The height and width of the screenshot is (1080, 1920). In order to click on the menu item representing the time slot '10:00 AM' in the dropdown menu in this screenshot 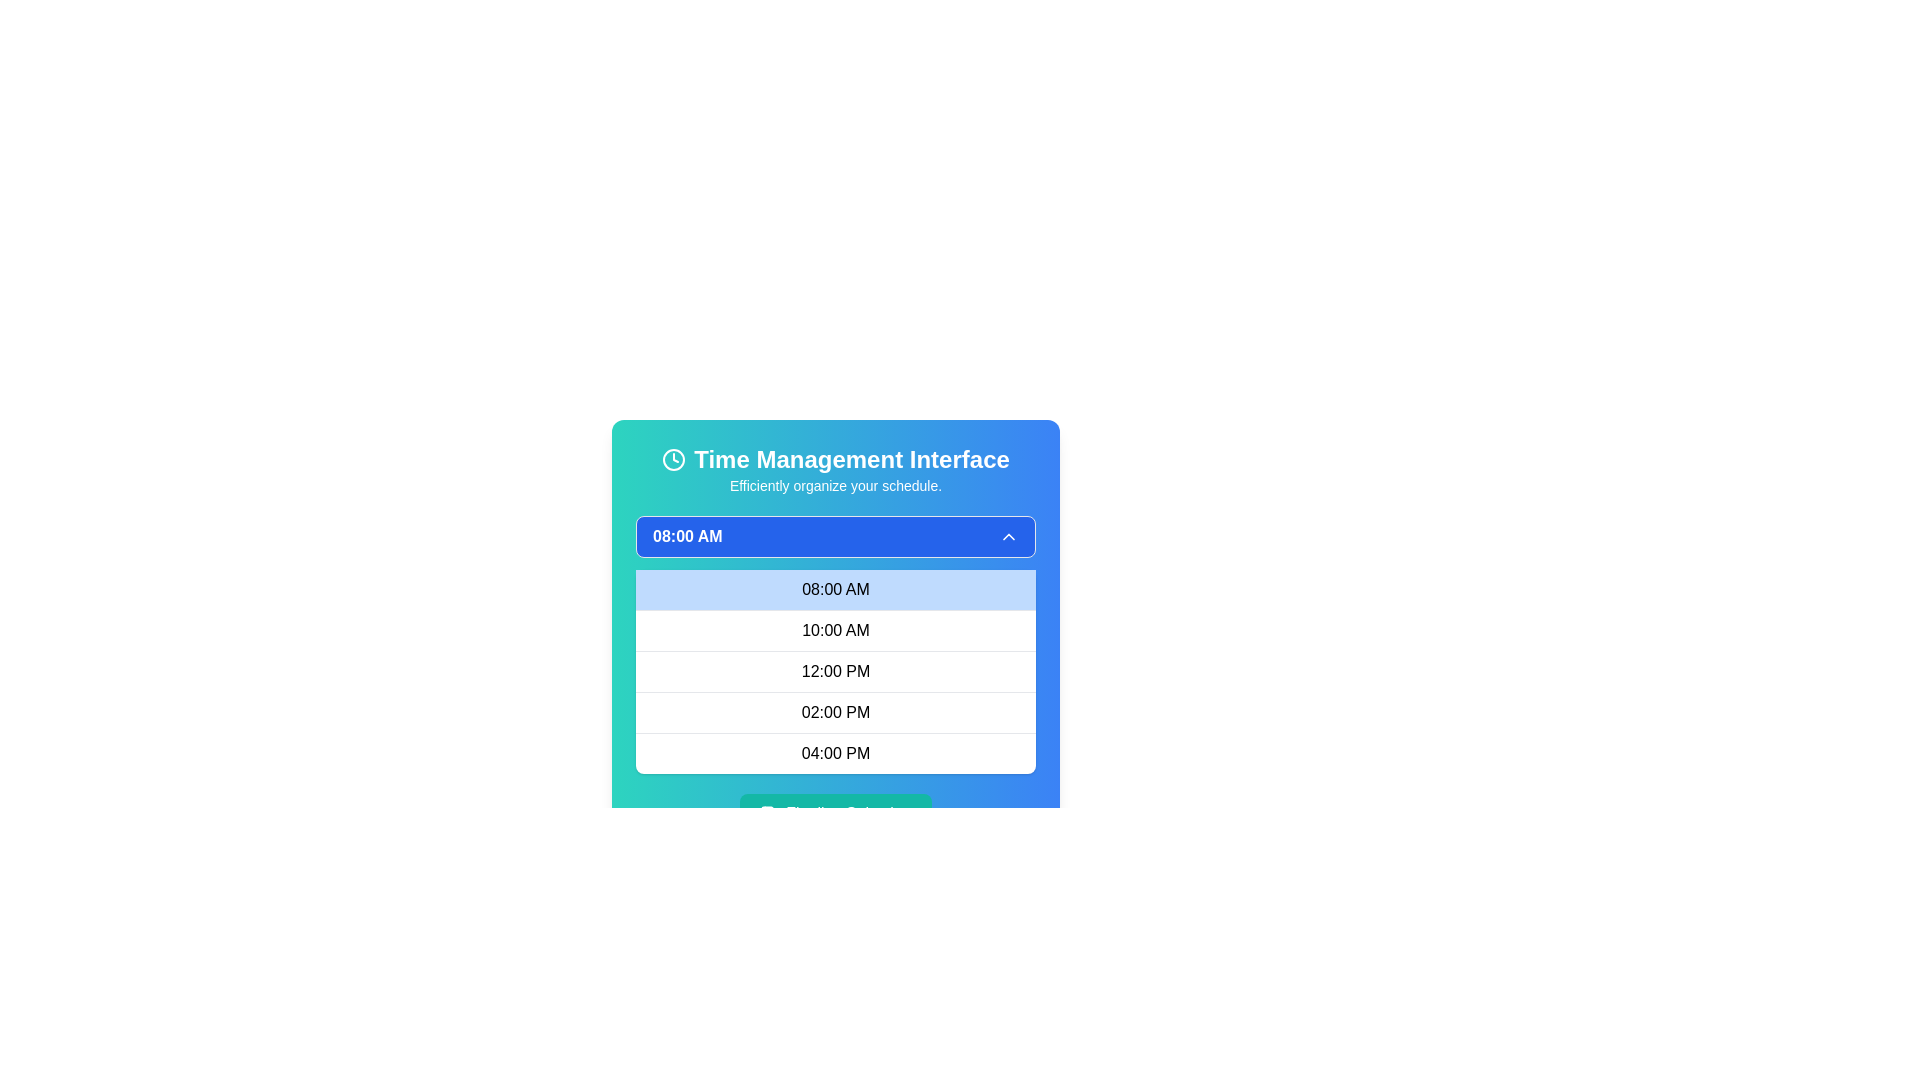, I will do `click(835, 630)`.